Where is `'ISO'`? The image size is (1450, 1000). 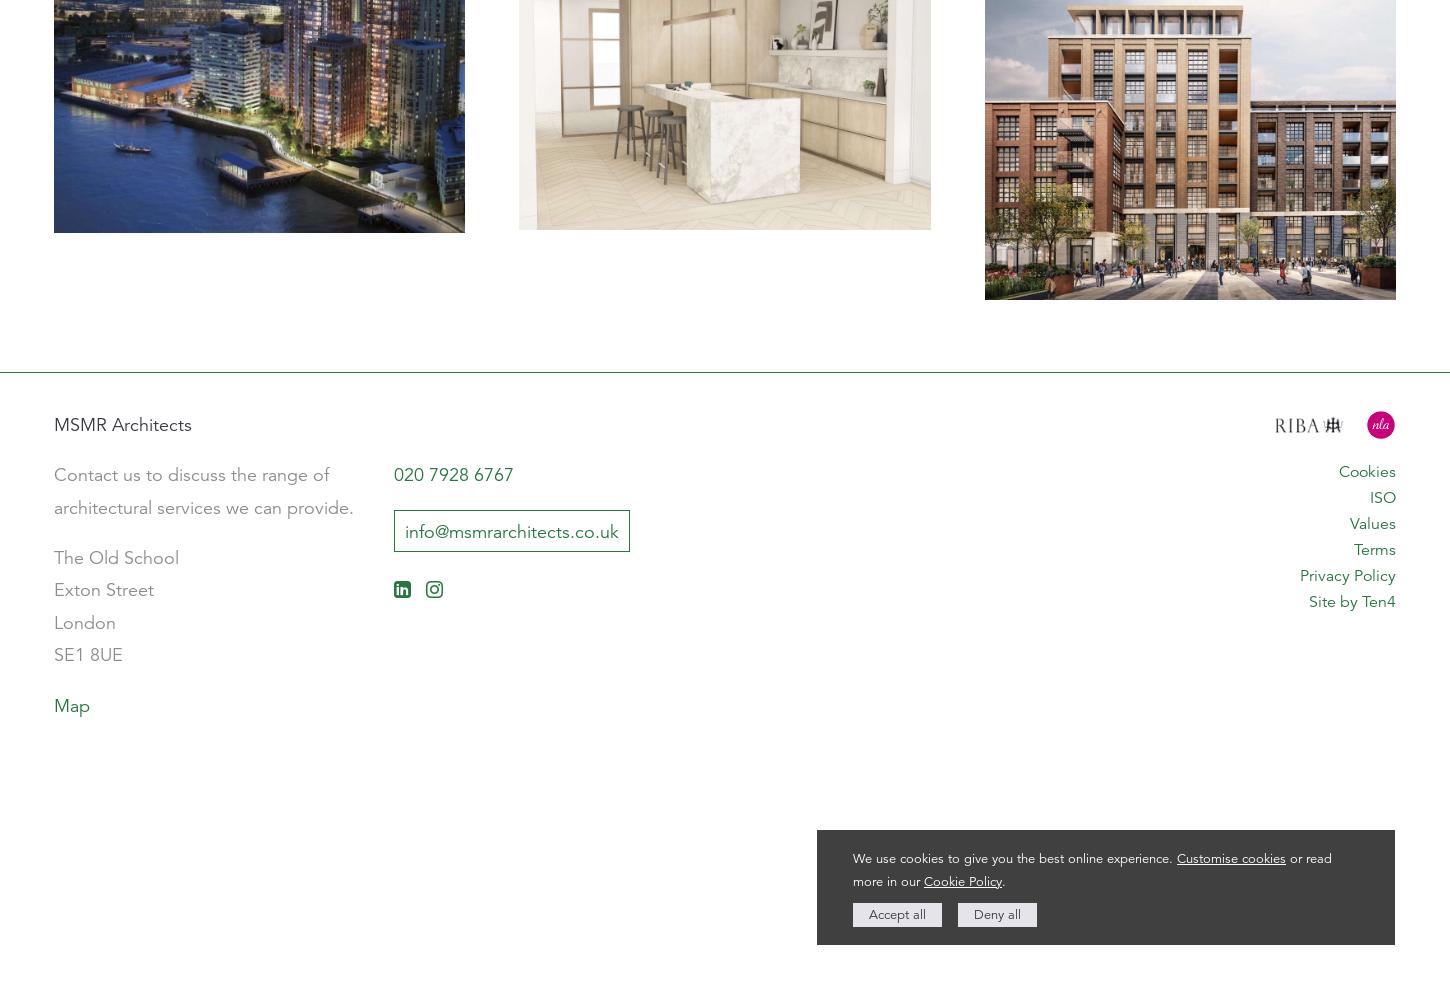 'ISO' is located at coordinates (1368, 497).